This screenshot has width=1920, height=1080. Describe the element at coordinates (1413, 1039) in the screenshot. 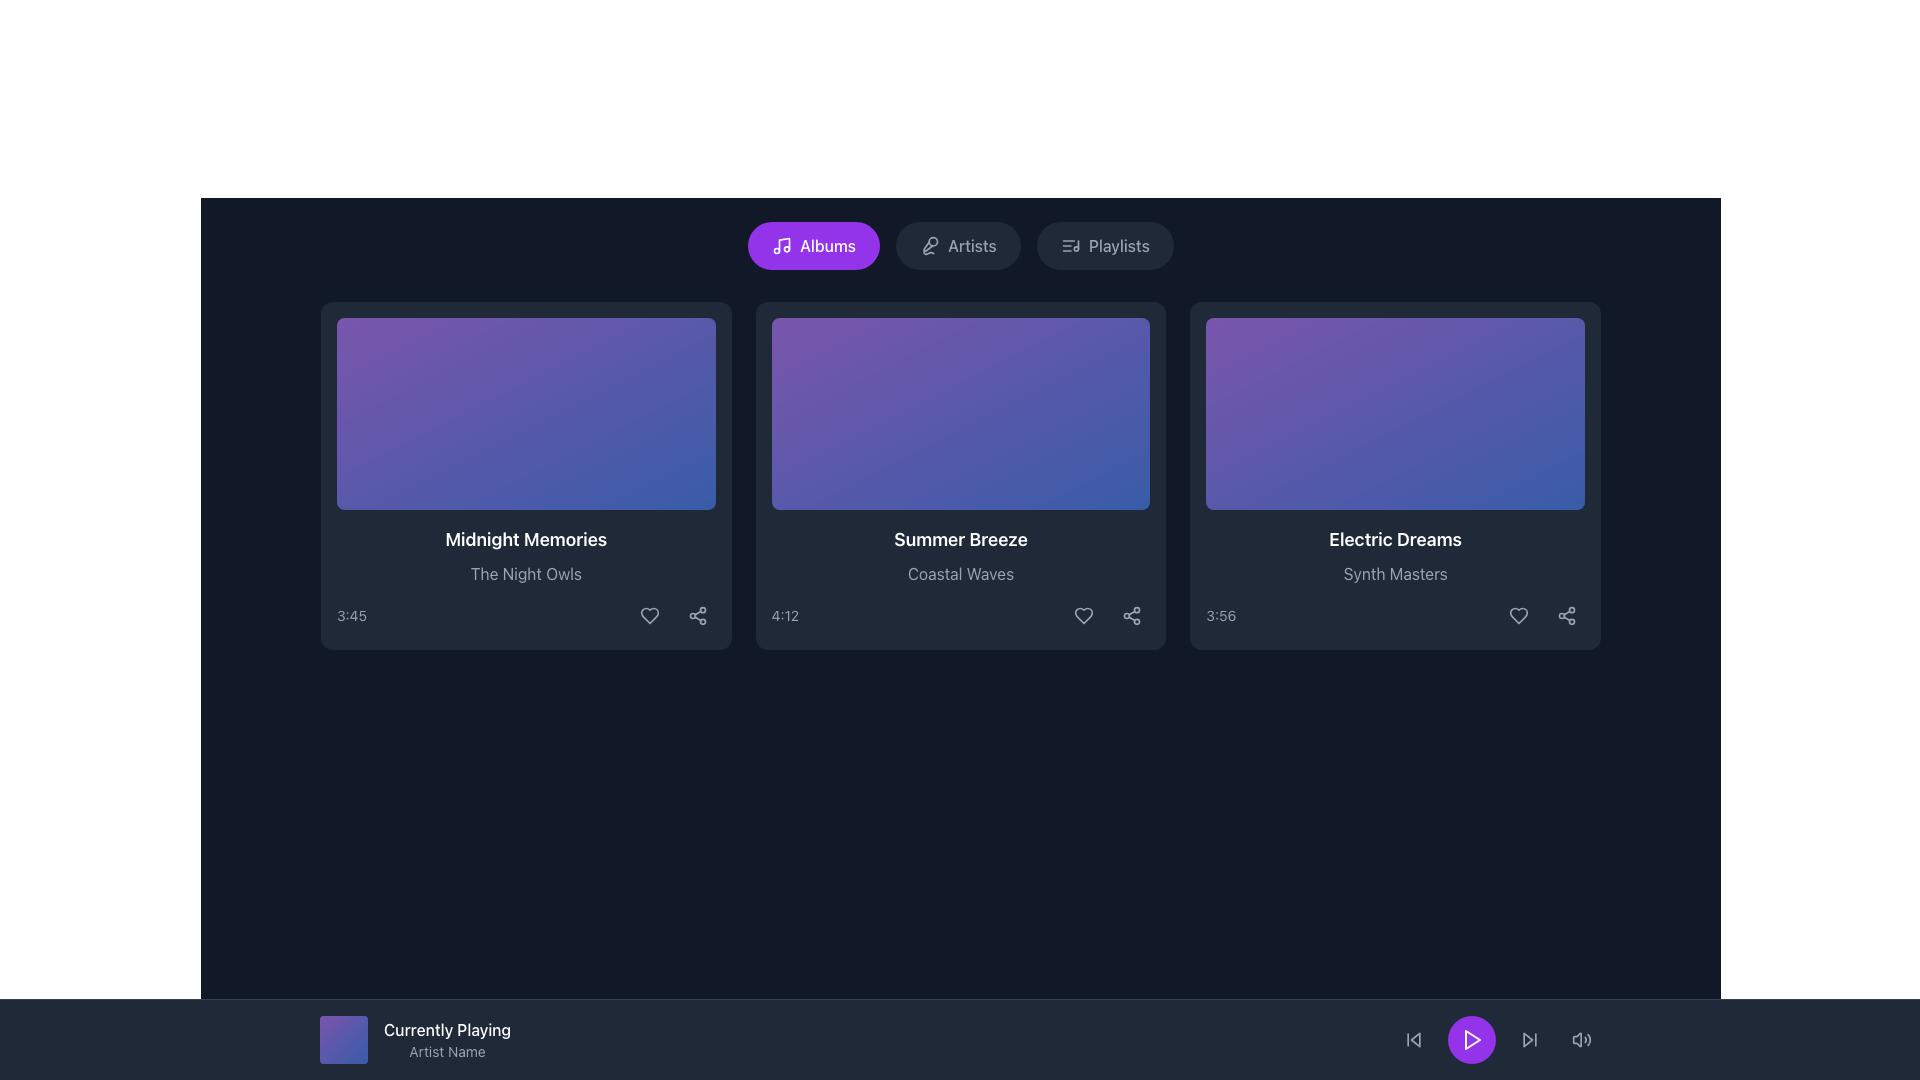

I see `the skip back button located at the bottom center of the interface, which is the first button in a sequence of playback controls, to skip back to the previous track` at that location.